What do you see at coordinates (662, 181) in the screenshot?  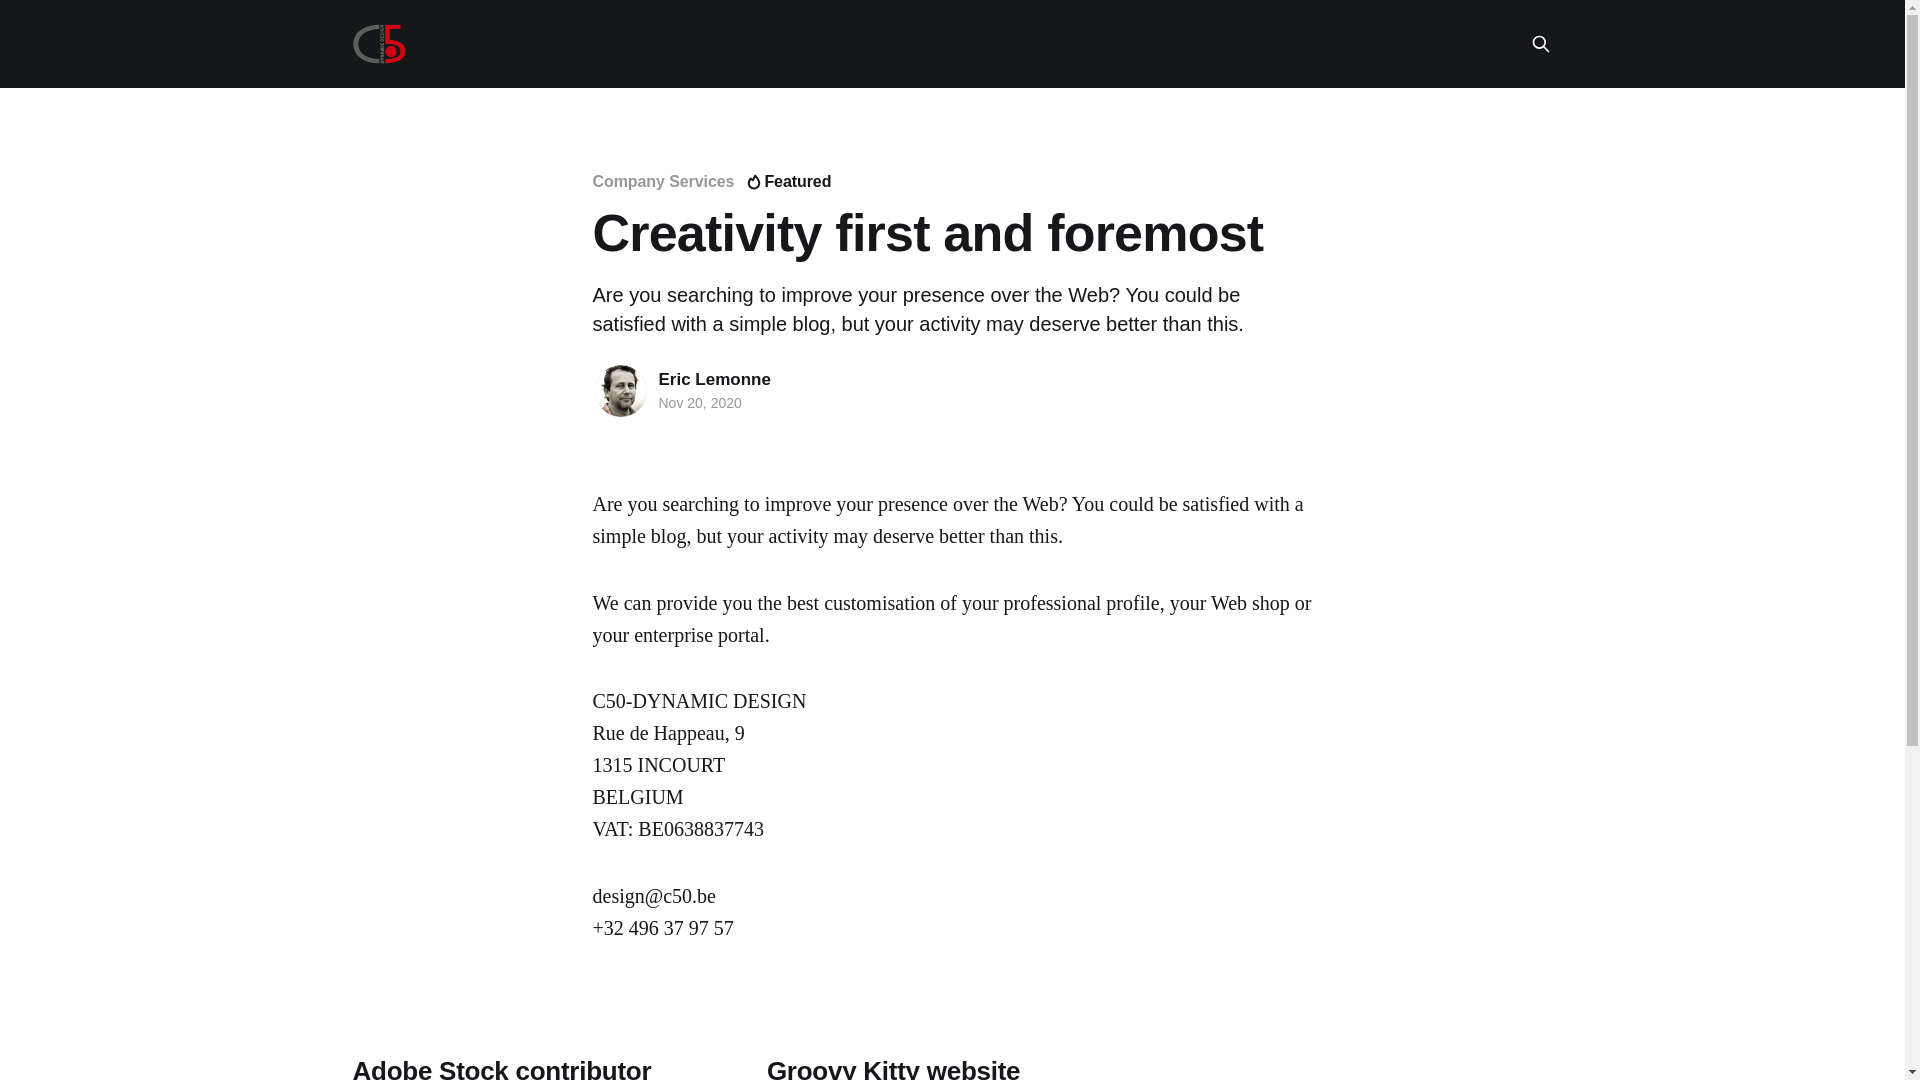 I see `'Company Services'` at bounding box center [662, 181].